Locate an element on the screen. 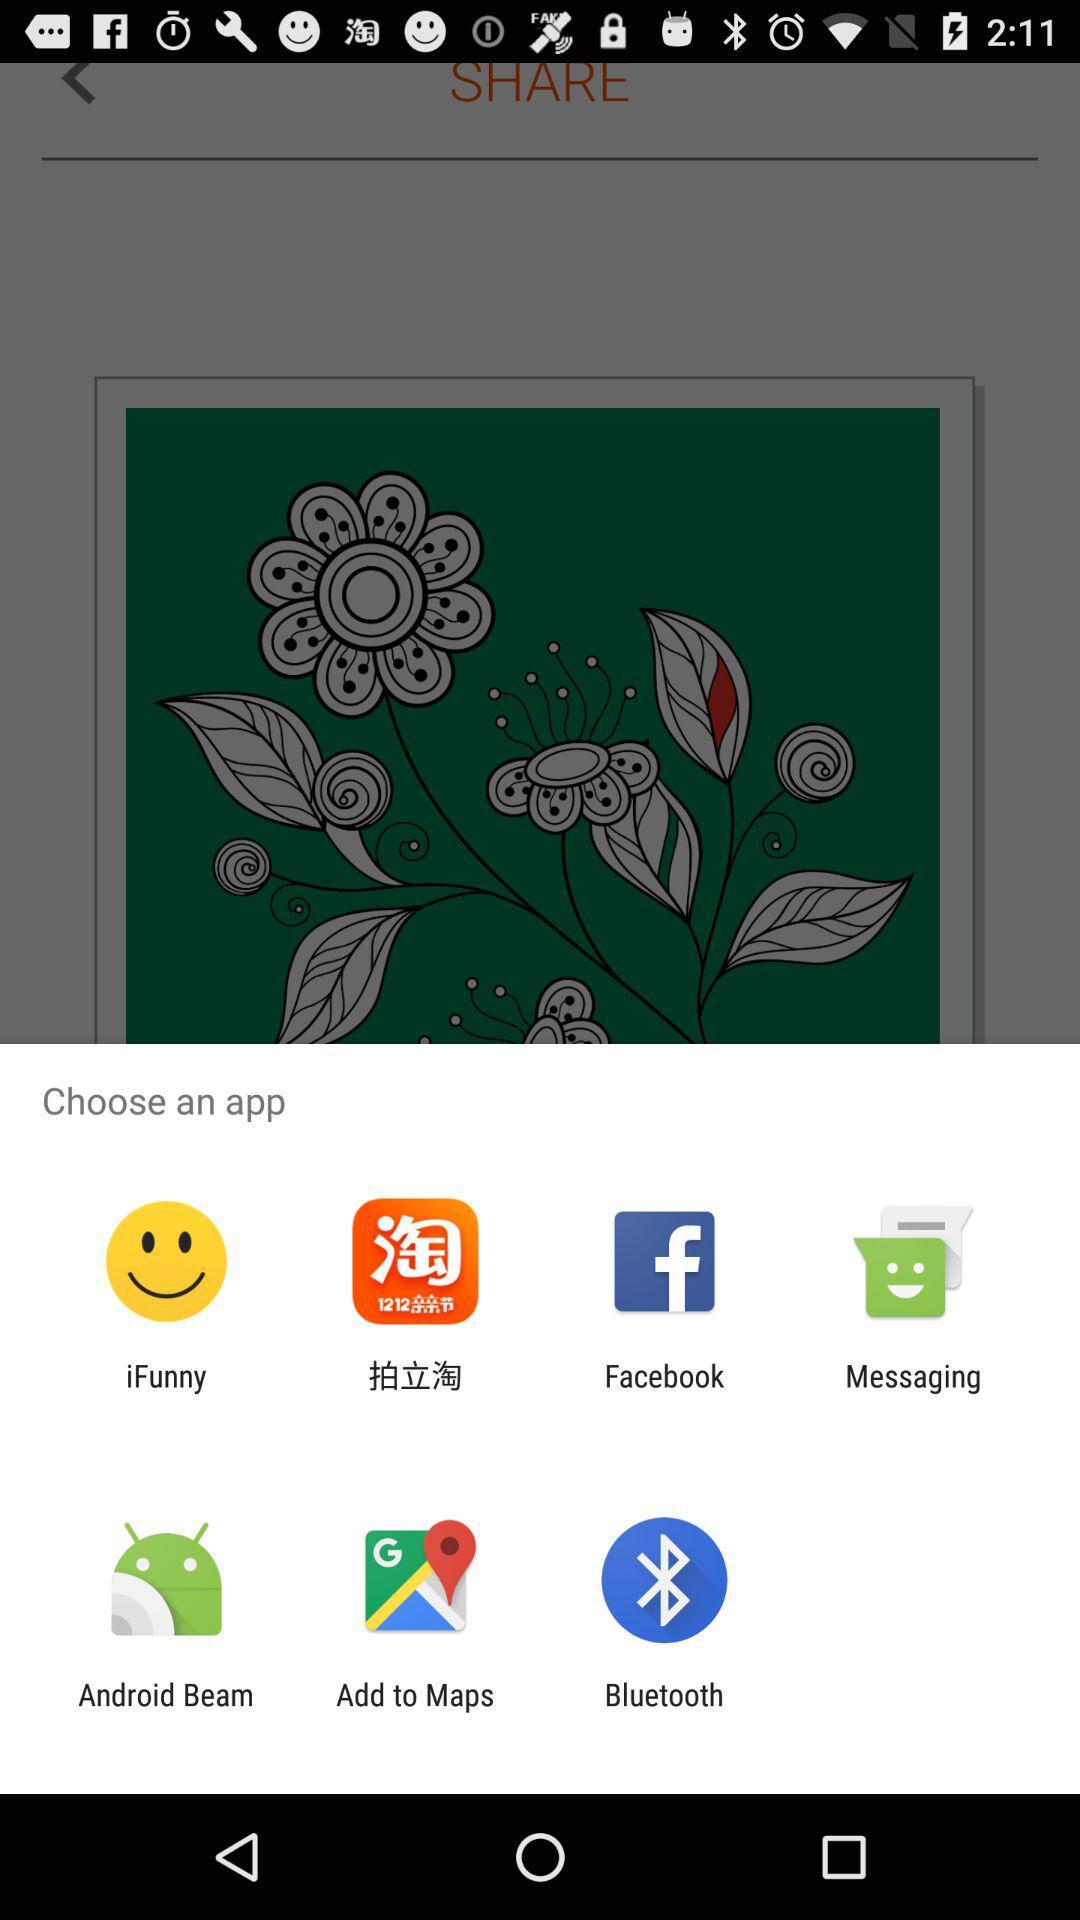 The image size is (1080, 1920). the icon at the bottom right corner is located at coordinates (913, 1392).